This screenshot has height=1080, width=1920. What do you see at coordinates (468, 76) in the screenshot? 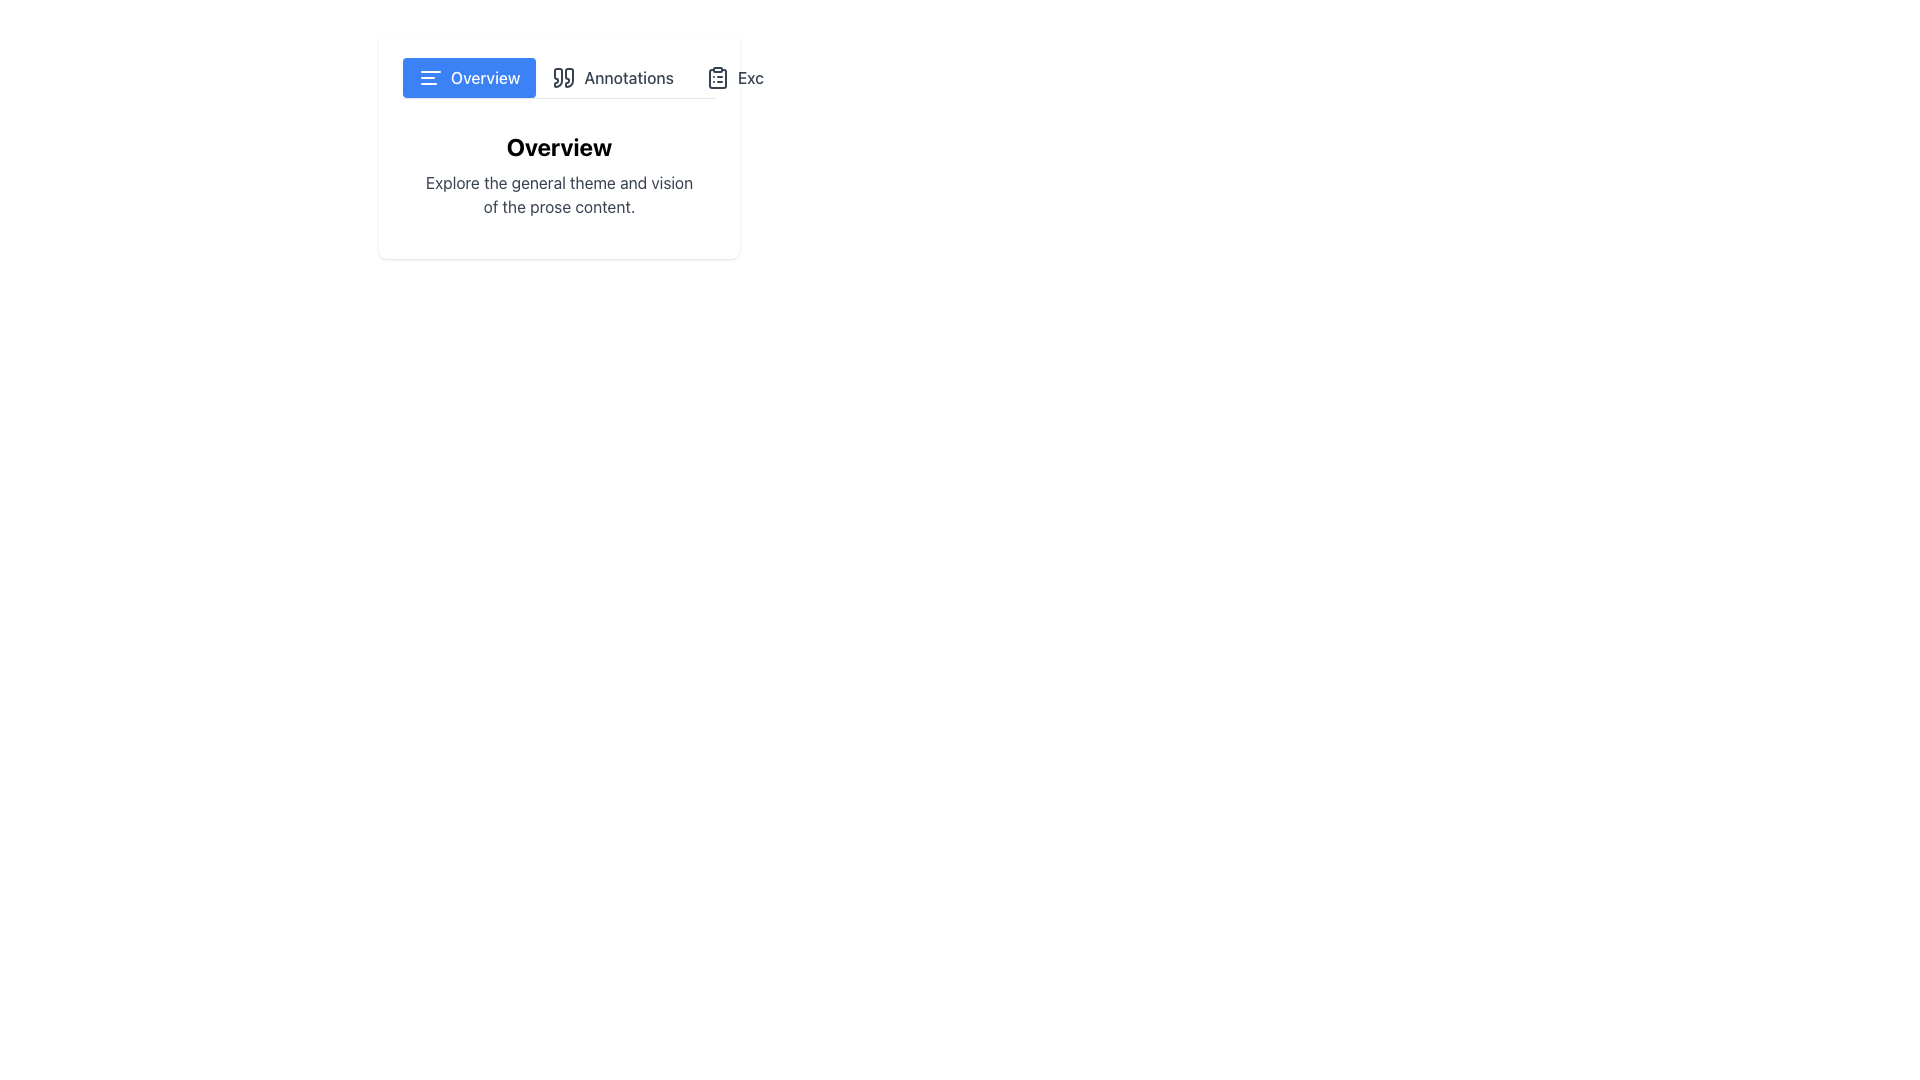
I see `the blue 'Overview' button with rounded corners that contains a menu icon` at bounding box center [468, 76].